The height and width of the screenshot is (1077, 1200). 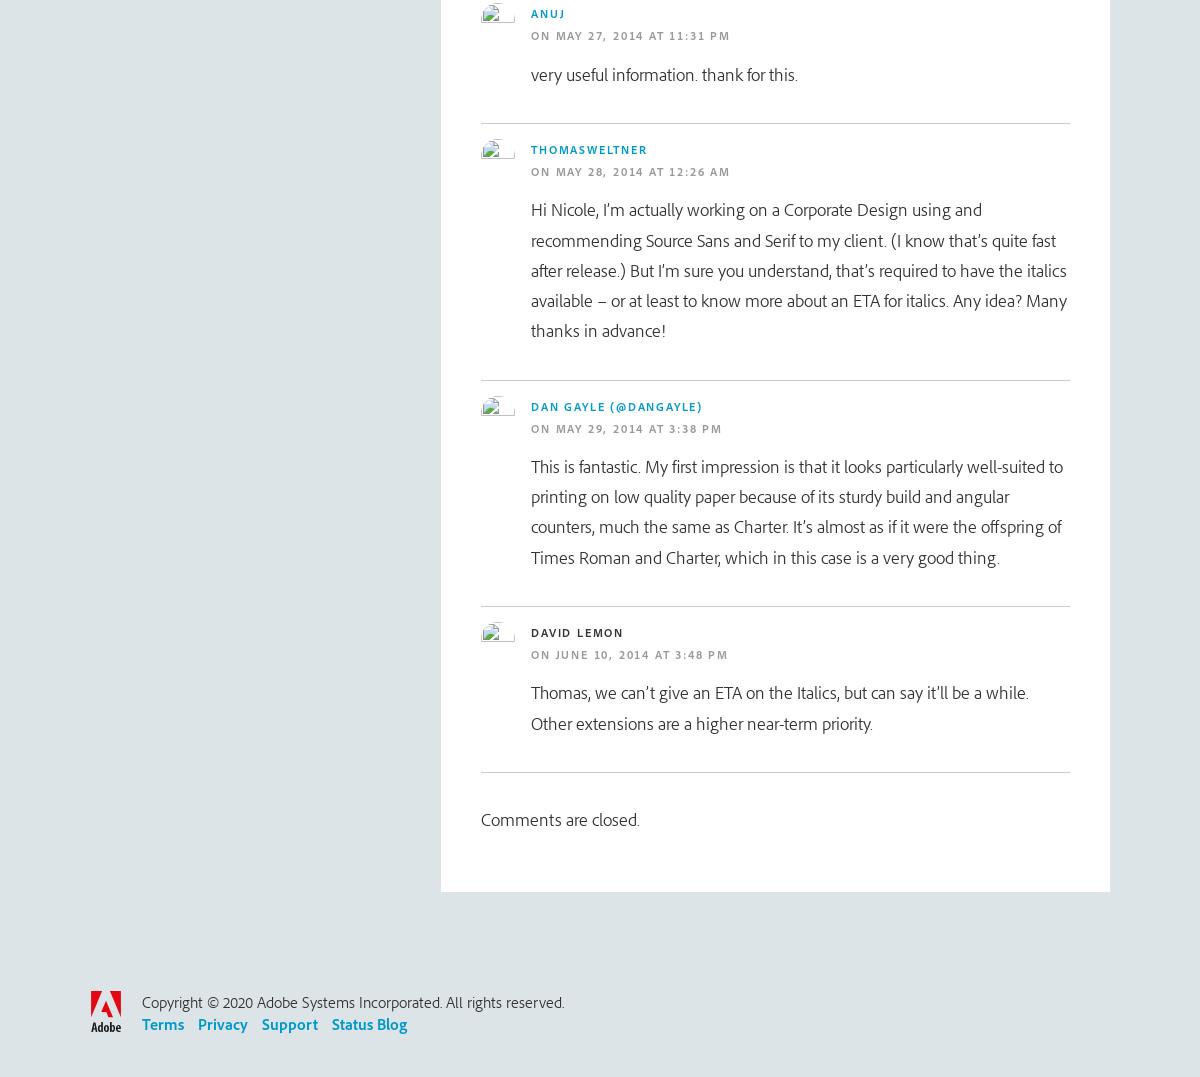 What do you see at coordinates (530, 405) in the screenshot?
I see `'Dan Gayle (@dangayle)'` at bounding box center [530, 405].